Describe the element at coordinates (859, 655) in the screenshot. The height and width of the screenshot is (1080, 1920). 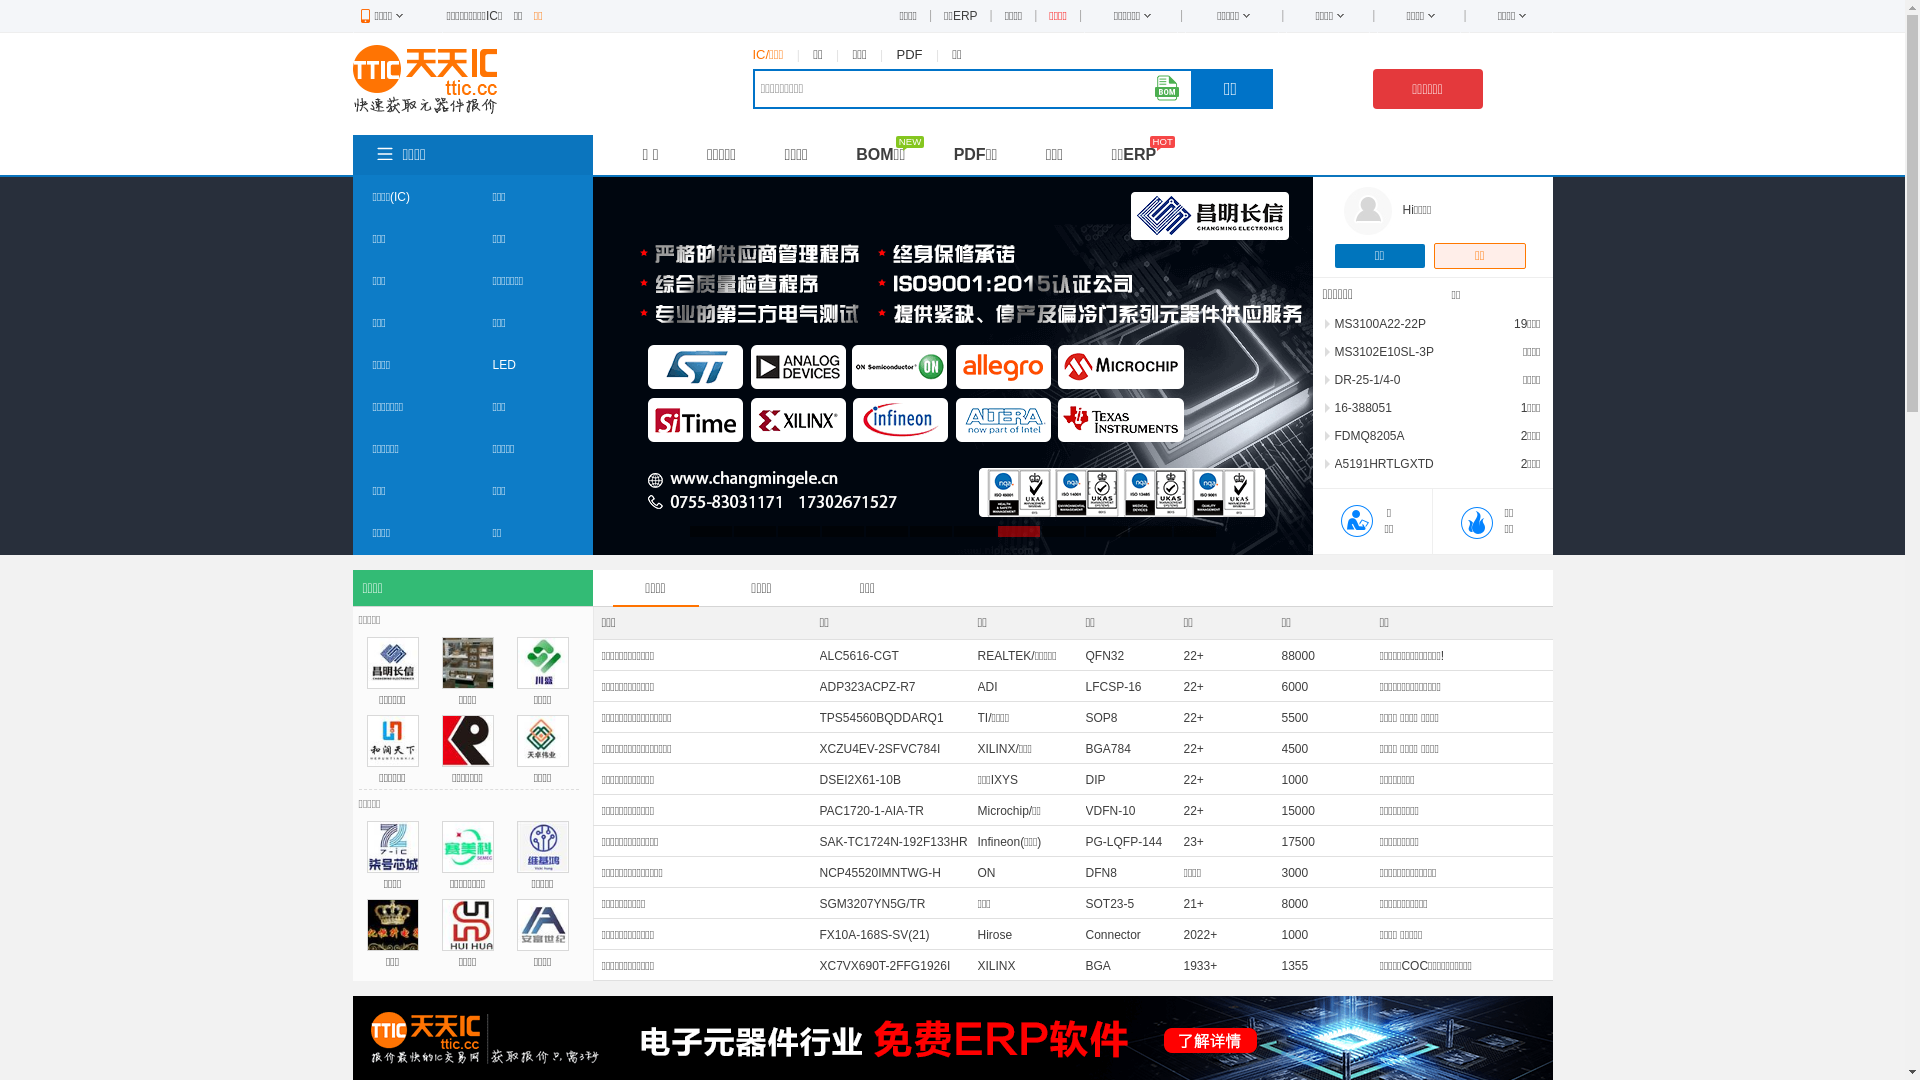
I see `'ALC5616-CGT'` at that location.